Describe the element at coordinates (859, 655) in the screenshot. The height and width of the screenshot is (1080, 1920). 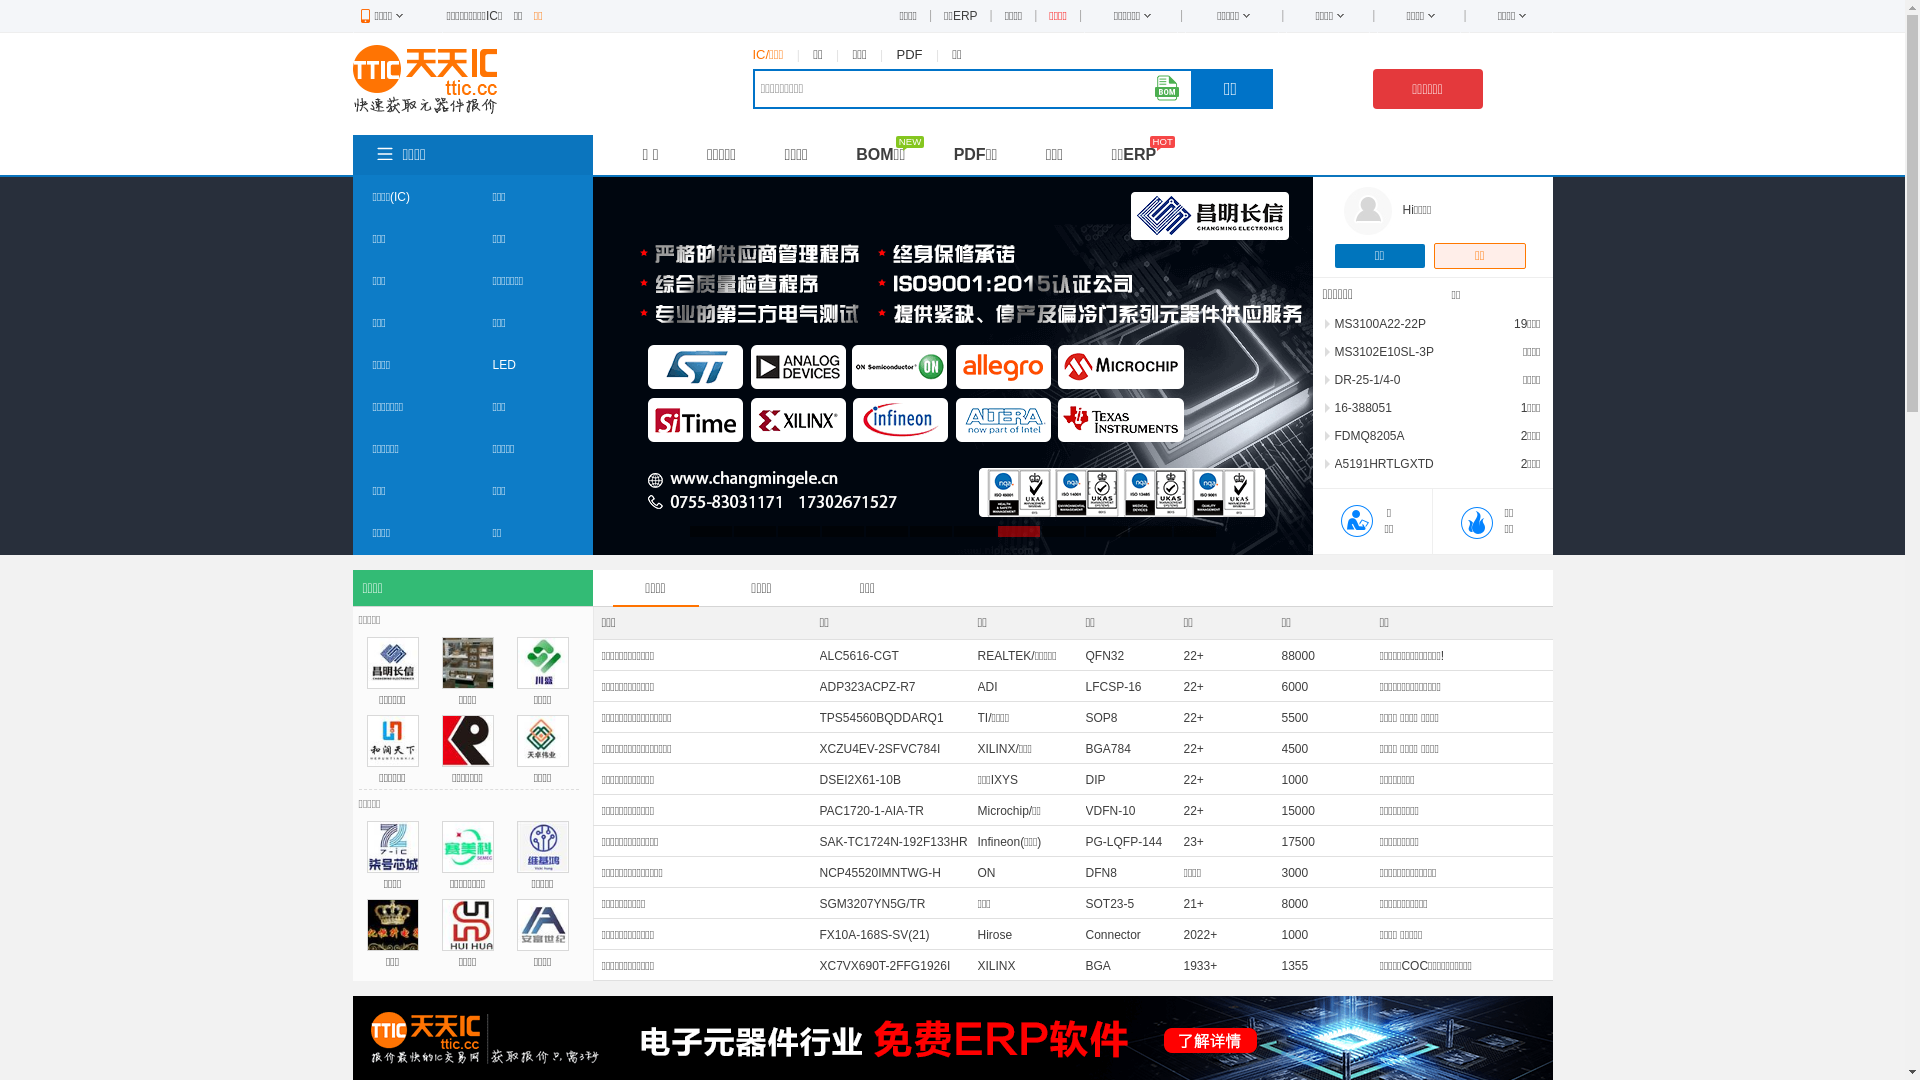
I see `'ALC5616-CGT'` at that location.